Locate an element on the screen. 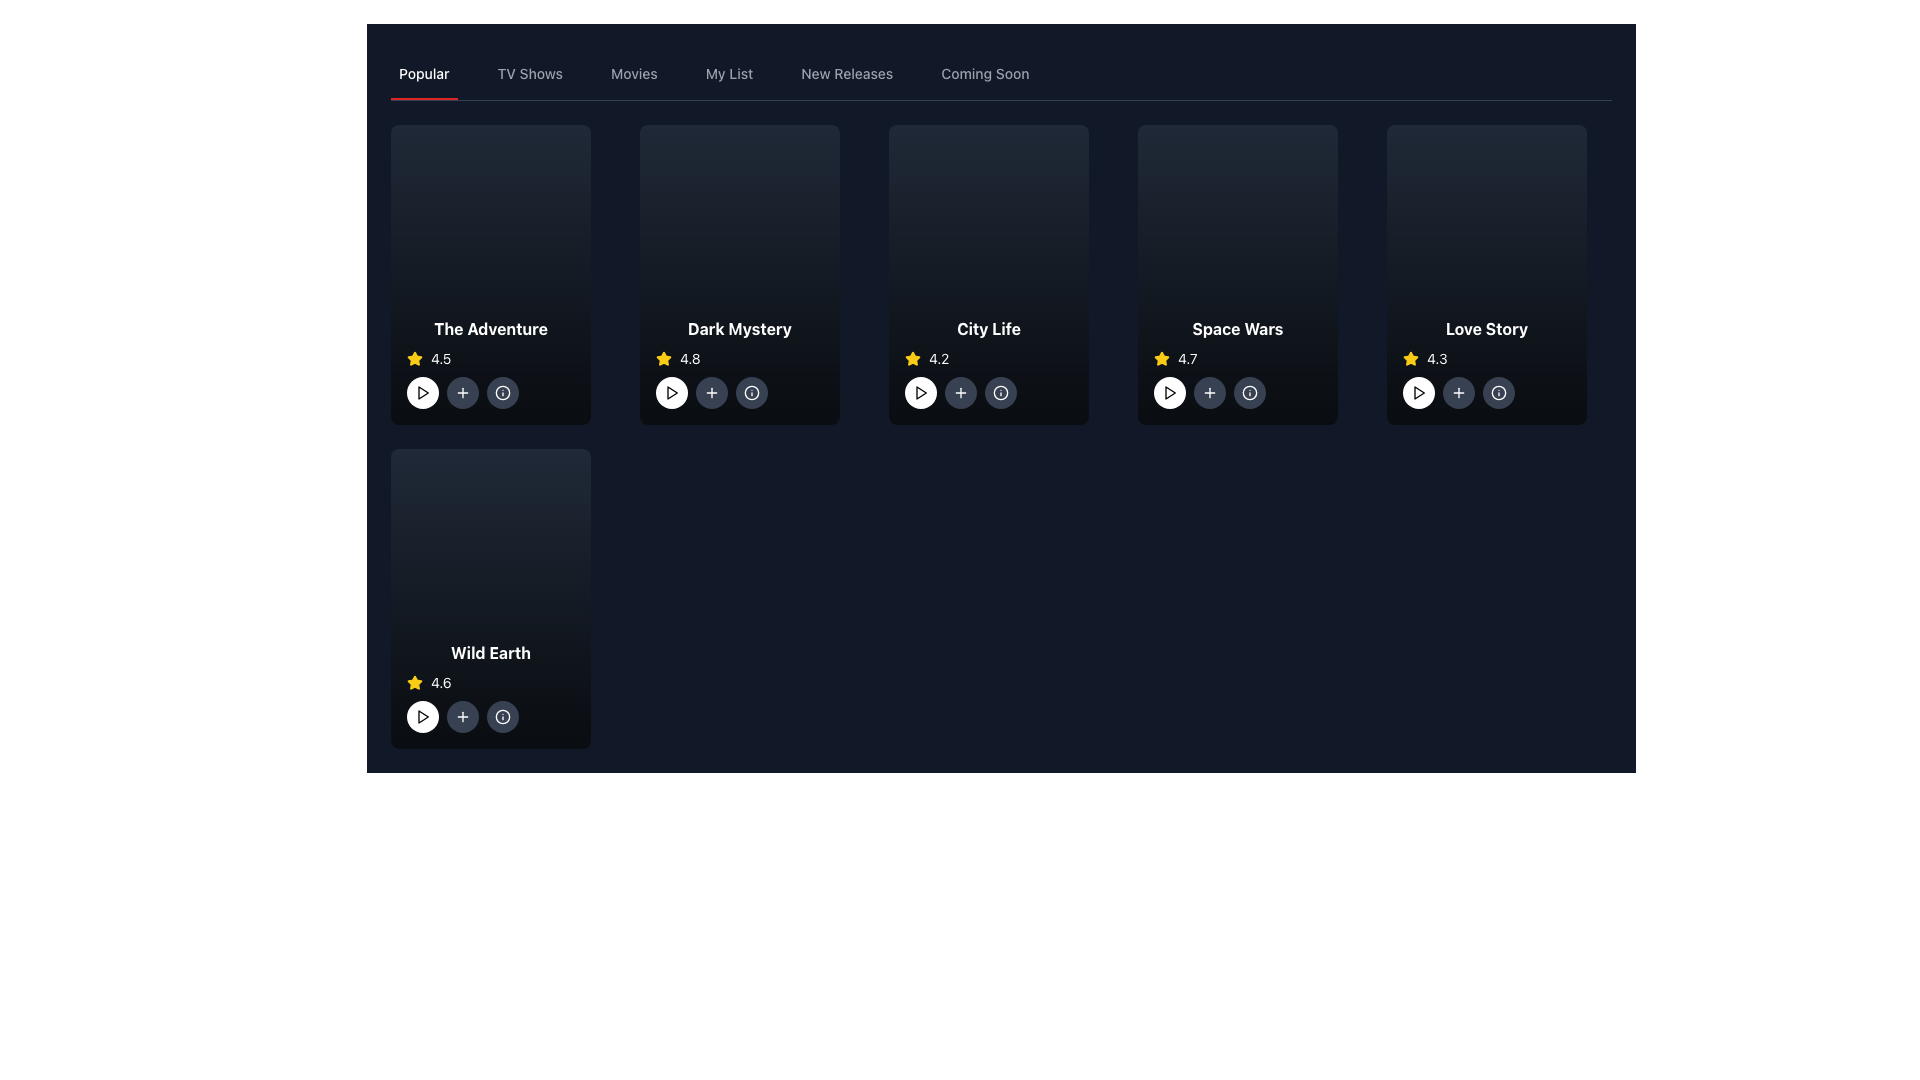 The image size is (1920, 1080). the 'Information' button located is located at coordinates (738, 393).